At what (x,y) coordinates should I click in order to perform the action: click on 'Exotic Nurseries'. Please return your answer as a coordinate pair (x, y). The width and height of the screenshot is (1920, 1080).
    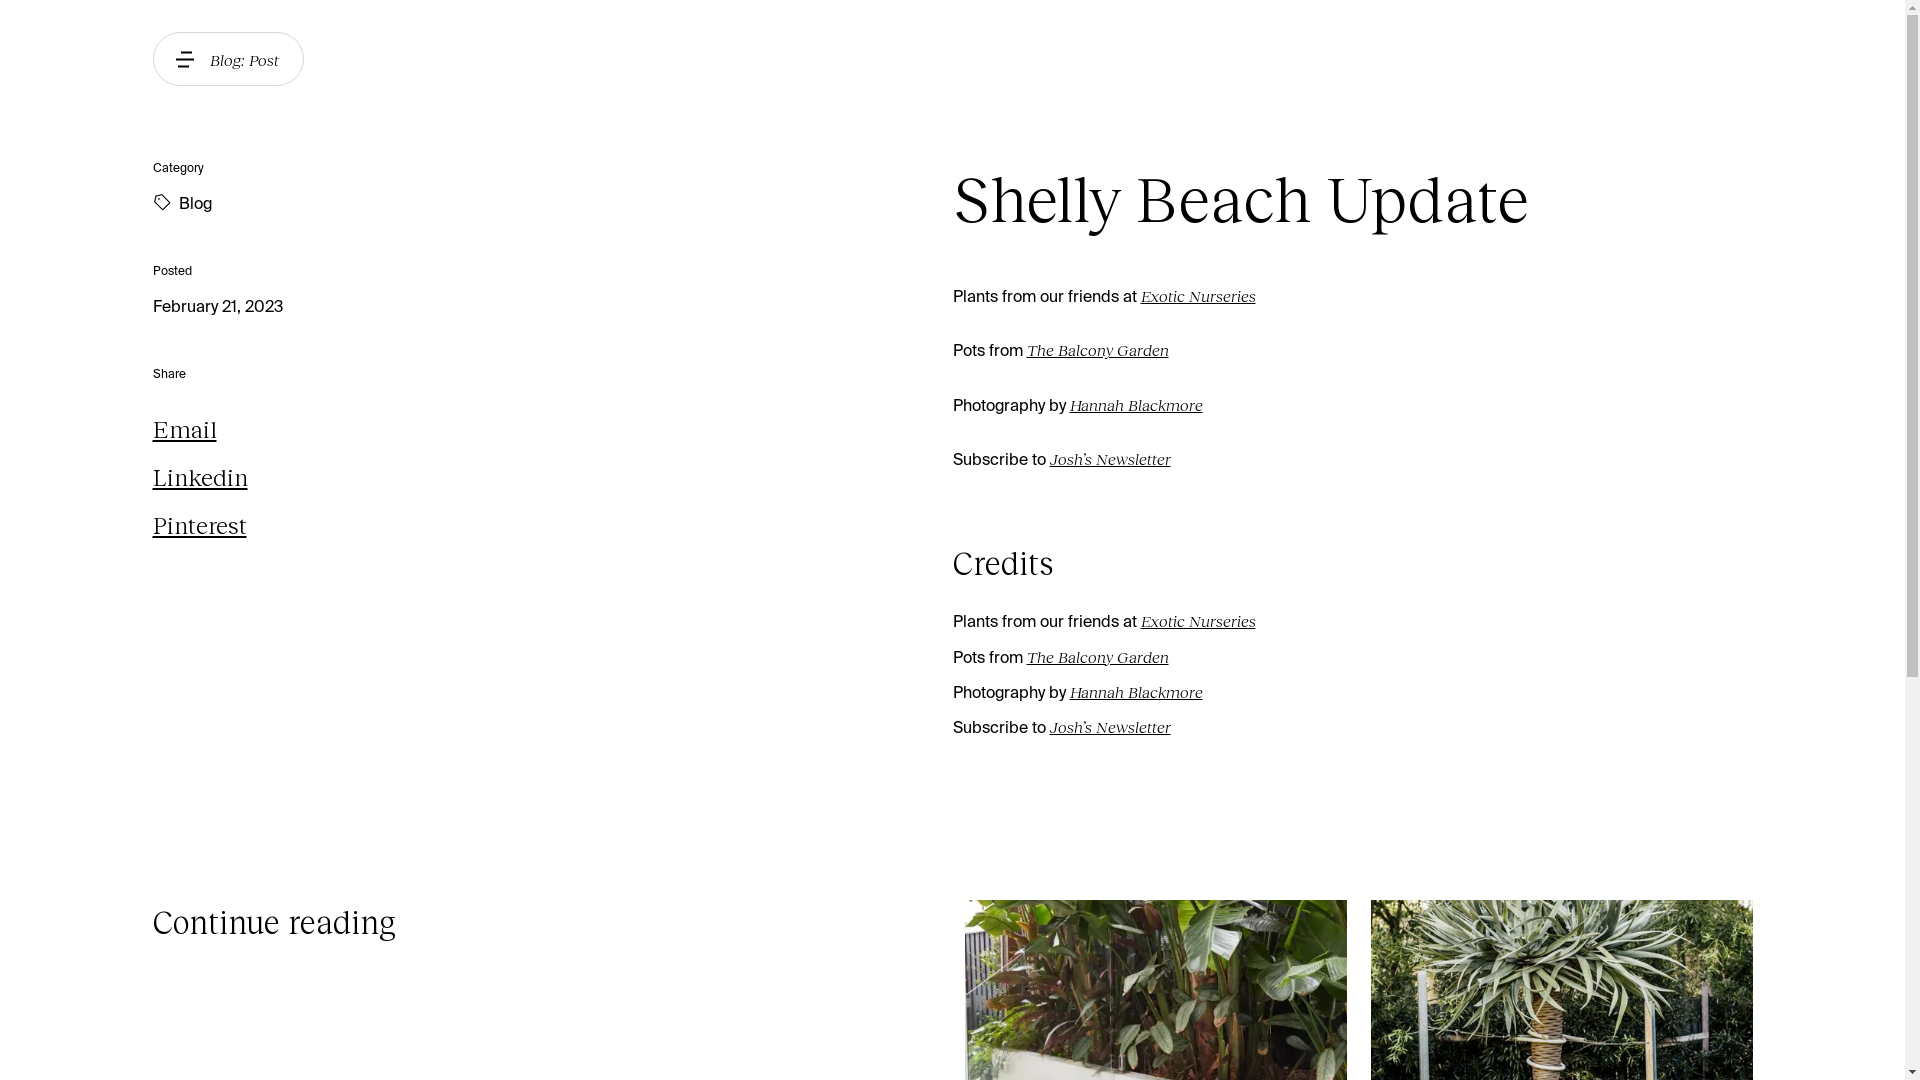
    Looking at the image, I should click on (1197, 620).